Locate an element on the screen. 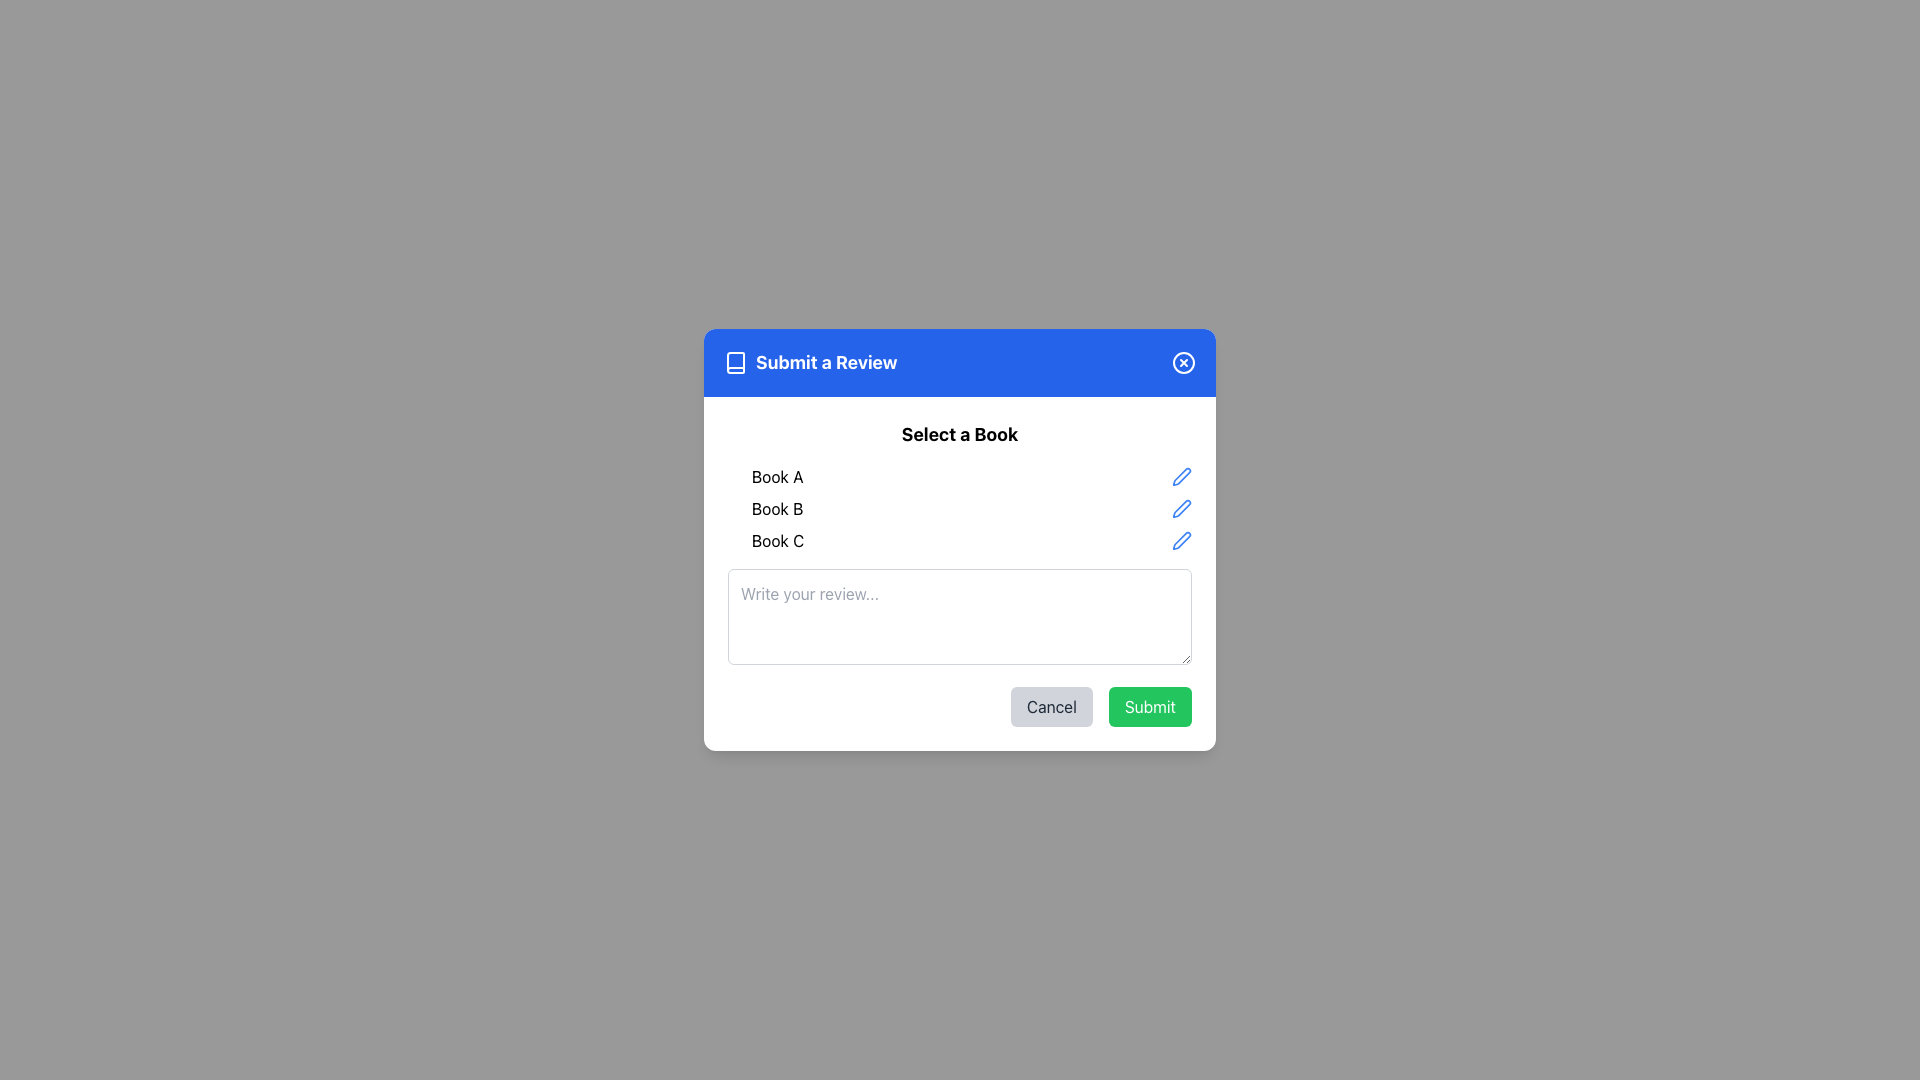 The image size is (1920, 1080). the decorative SVG Circle located at the top-right corner of the dialog box's header area, adjacent to the right edge is located at coordinates (1184, 362).